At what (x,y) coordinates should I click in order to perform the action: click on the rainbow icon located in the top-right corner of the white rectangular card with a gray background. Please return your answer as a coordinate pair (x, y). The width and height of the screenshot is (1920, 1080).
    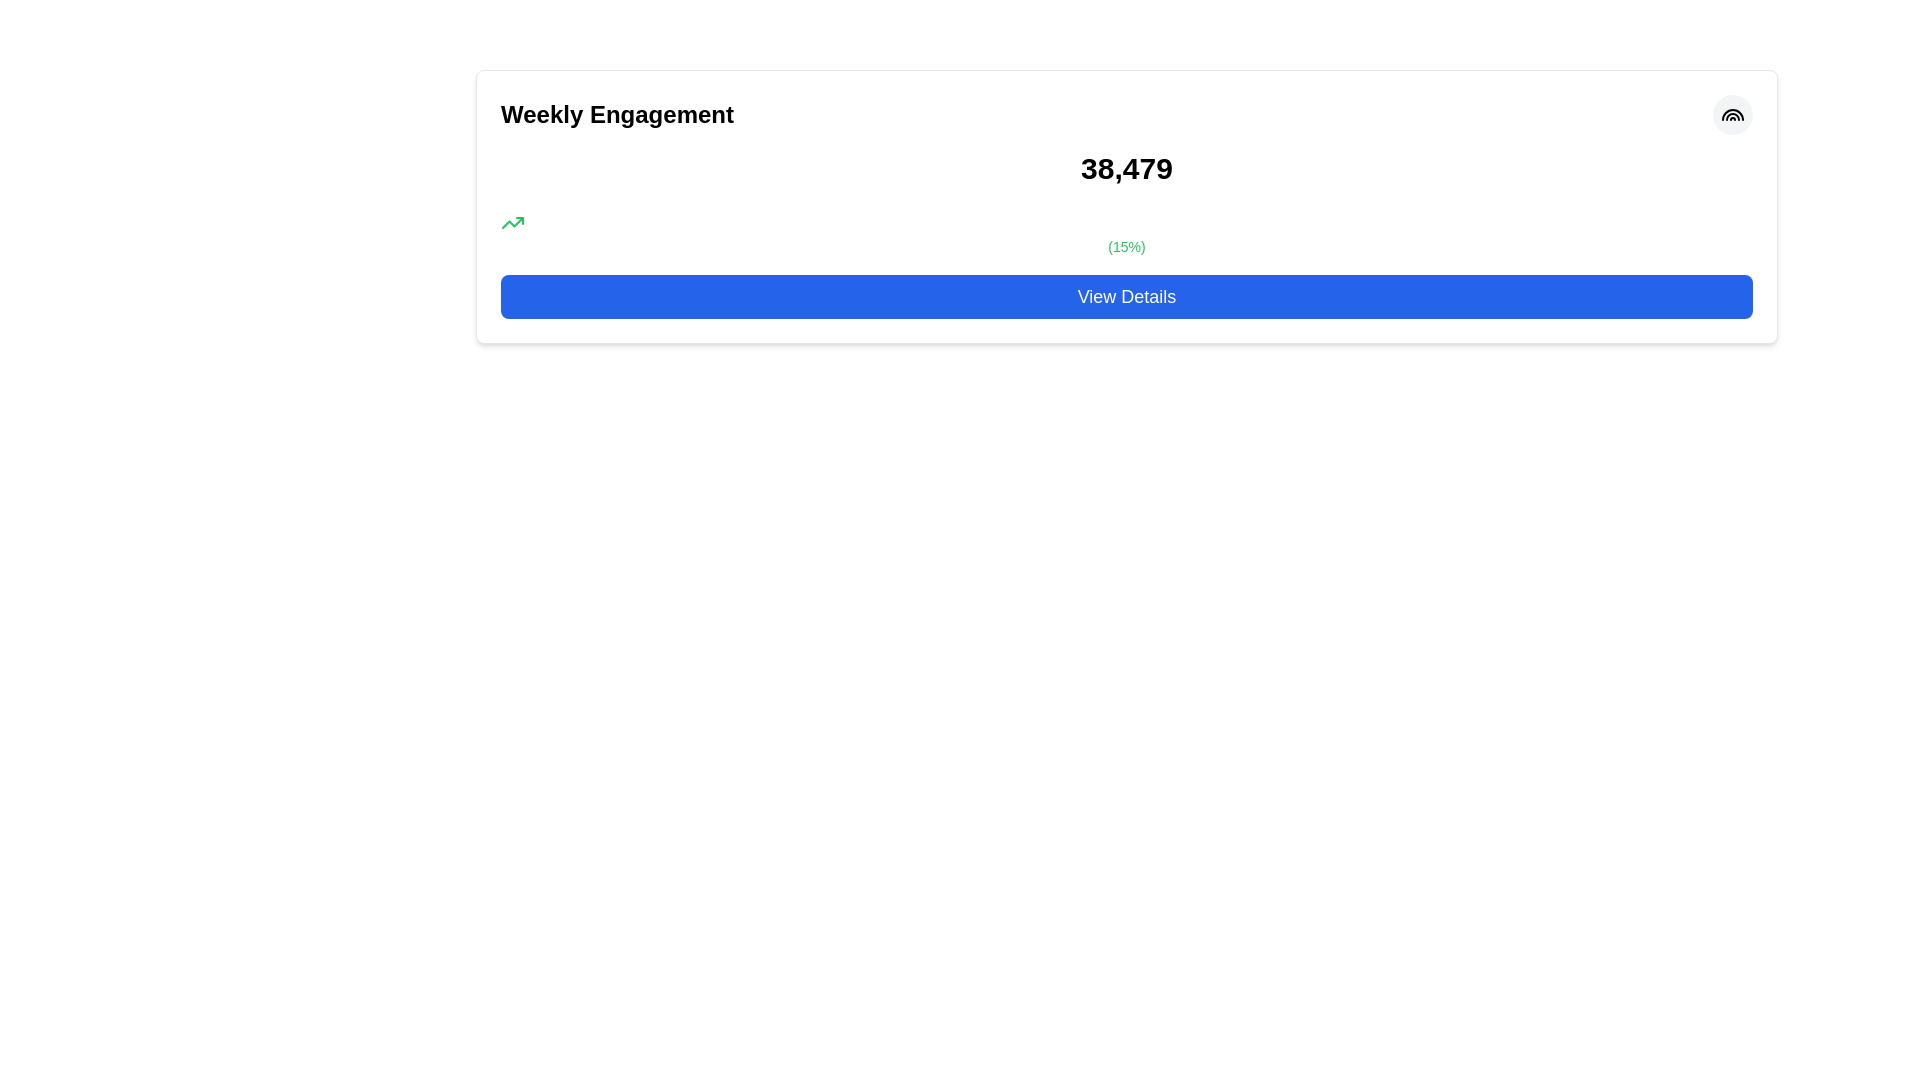
    Looking at the image, I should click on (1731, 115).